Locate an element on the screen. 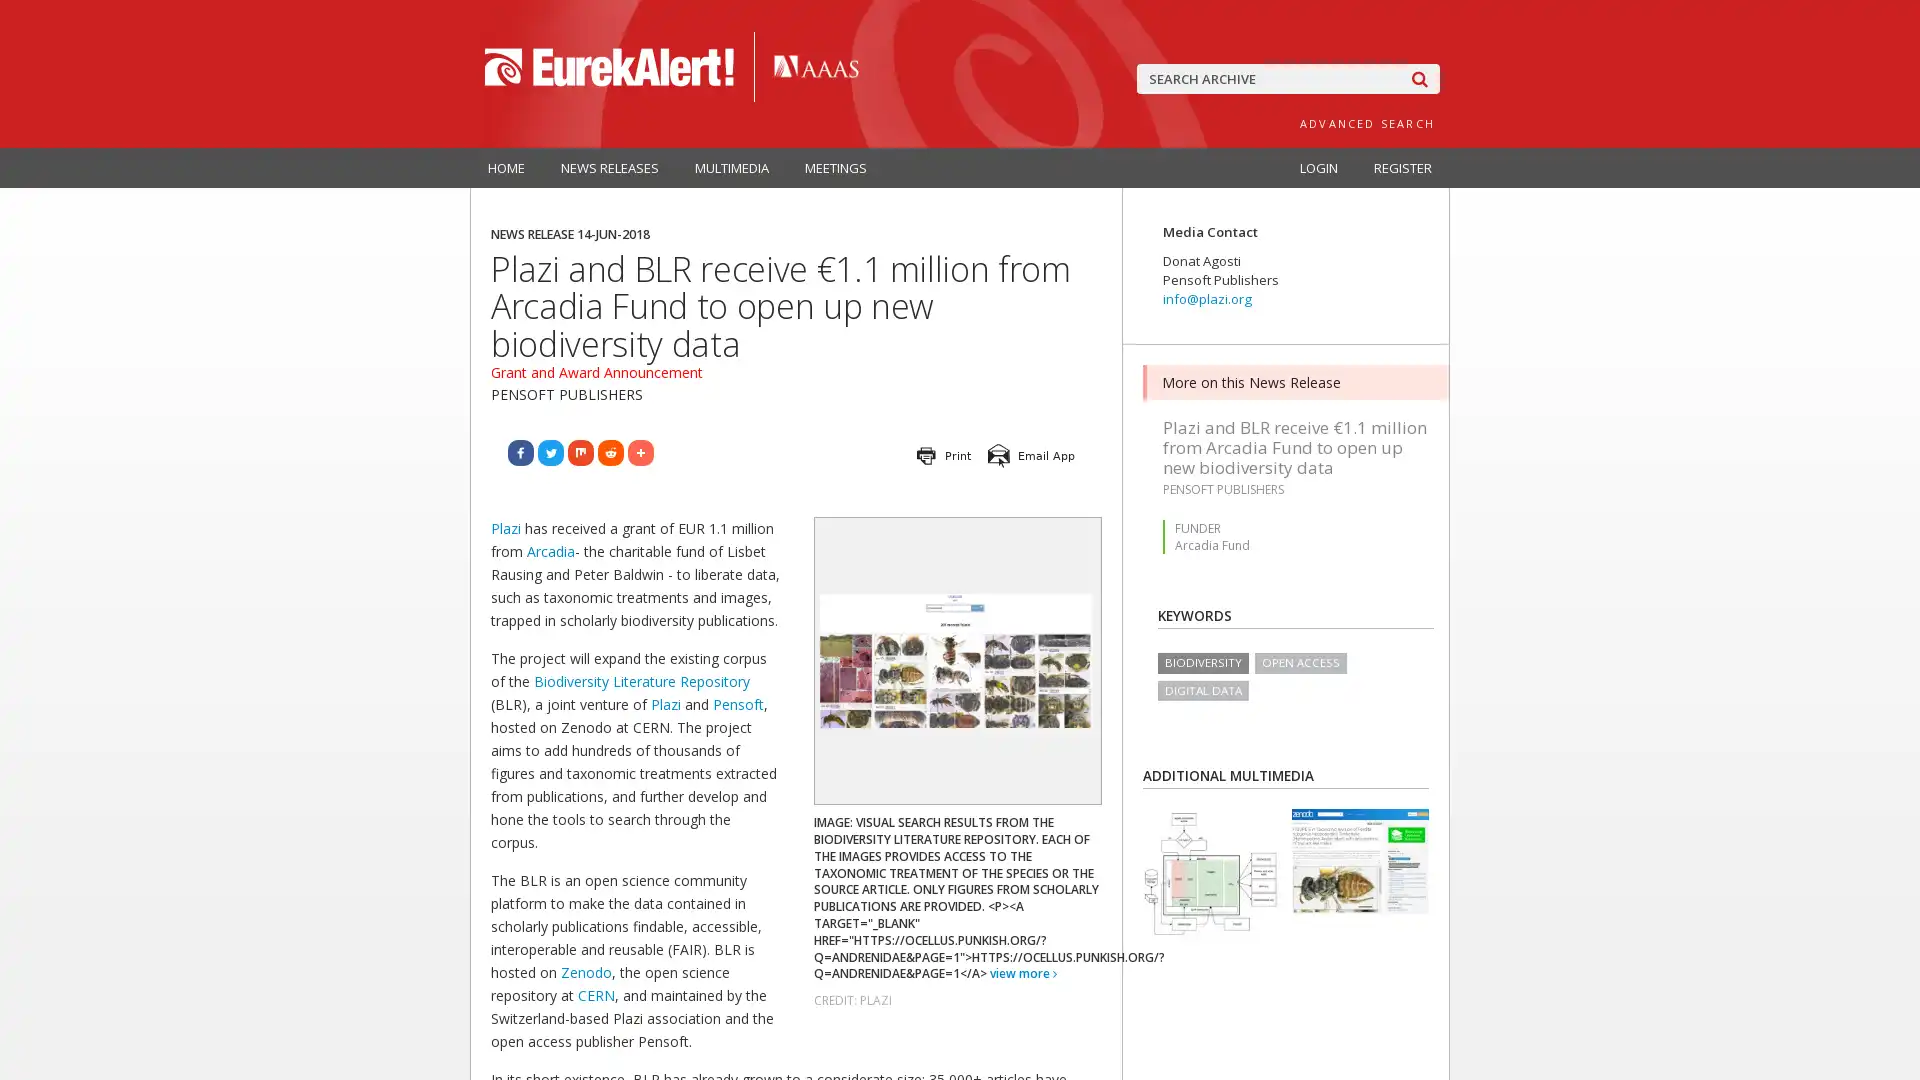  Share to Reddit is located at coordinates (609, 452).